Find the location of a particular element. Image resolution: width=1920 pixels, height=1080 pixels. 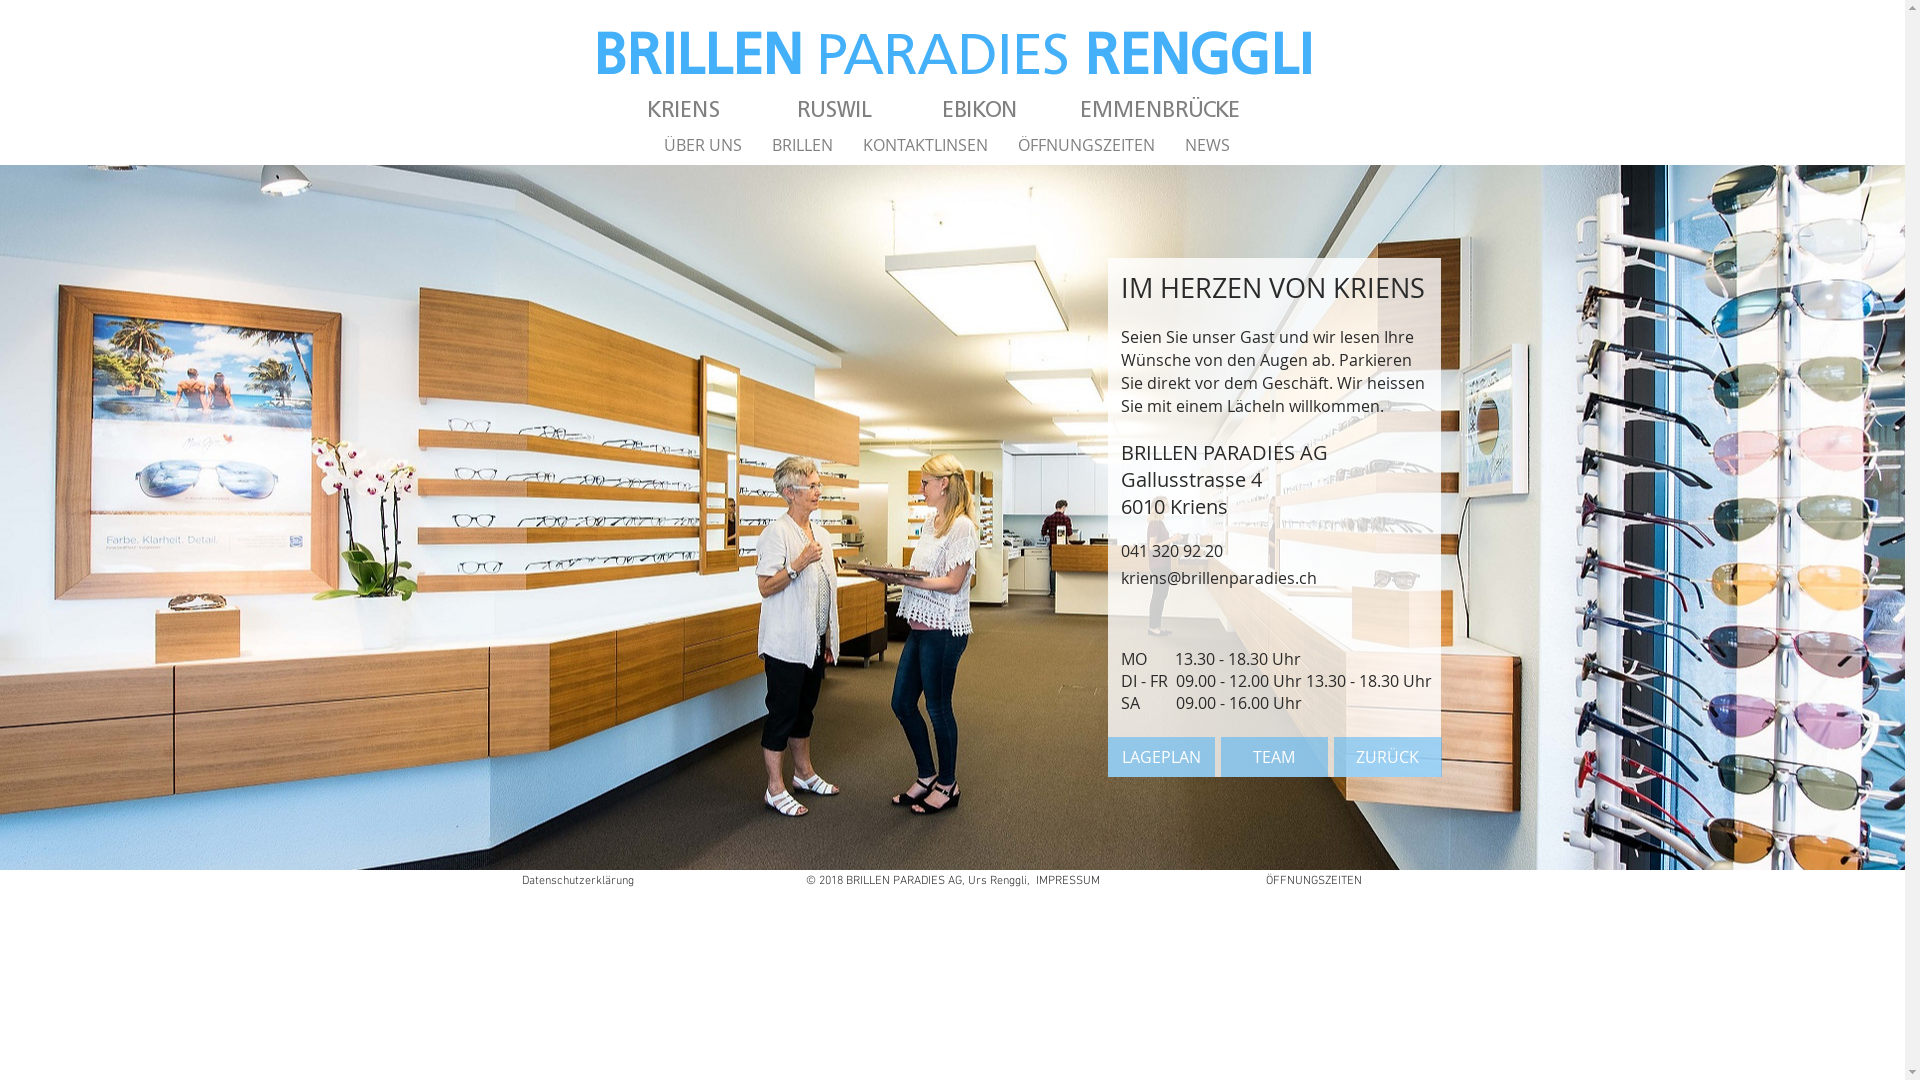

'041 320 92 20 ' is located at coordinates (1172, 549).